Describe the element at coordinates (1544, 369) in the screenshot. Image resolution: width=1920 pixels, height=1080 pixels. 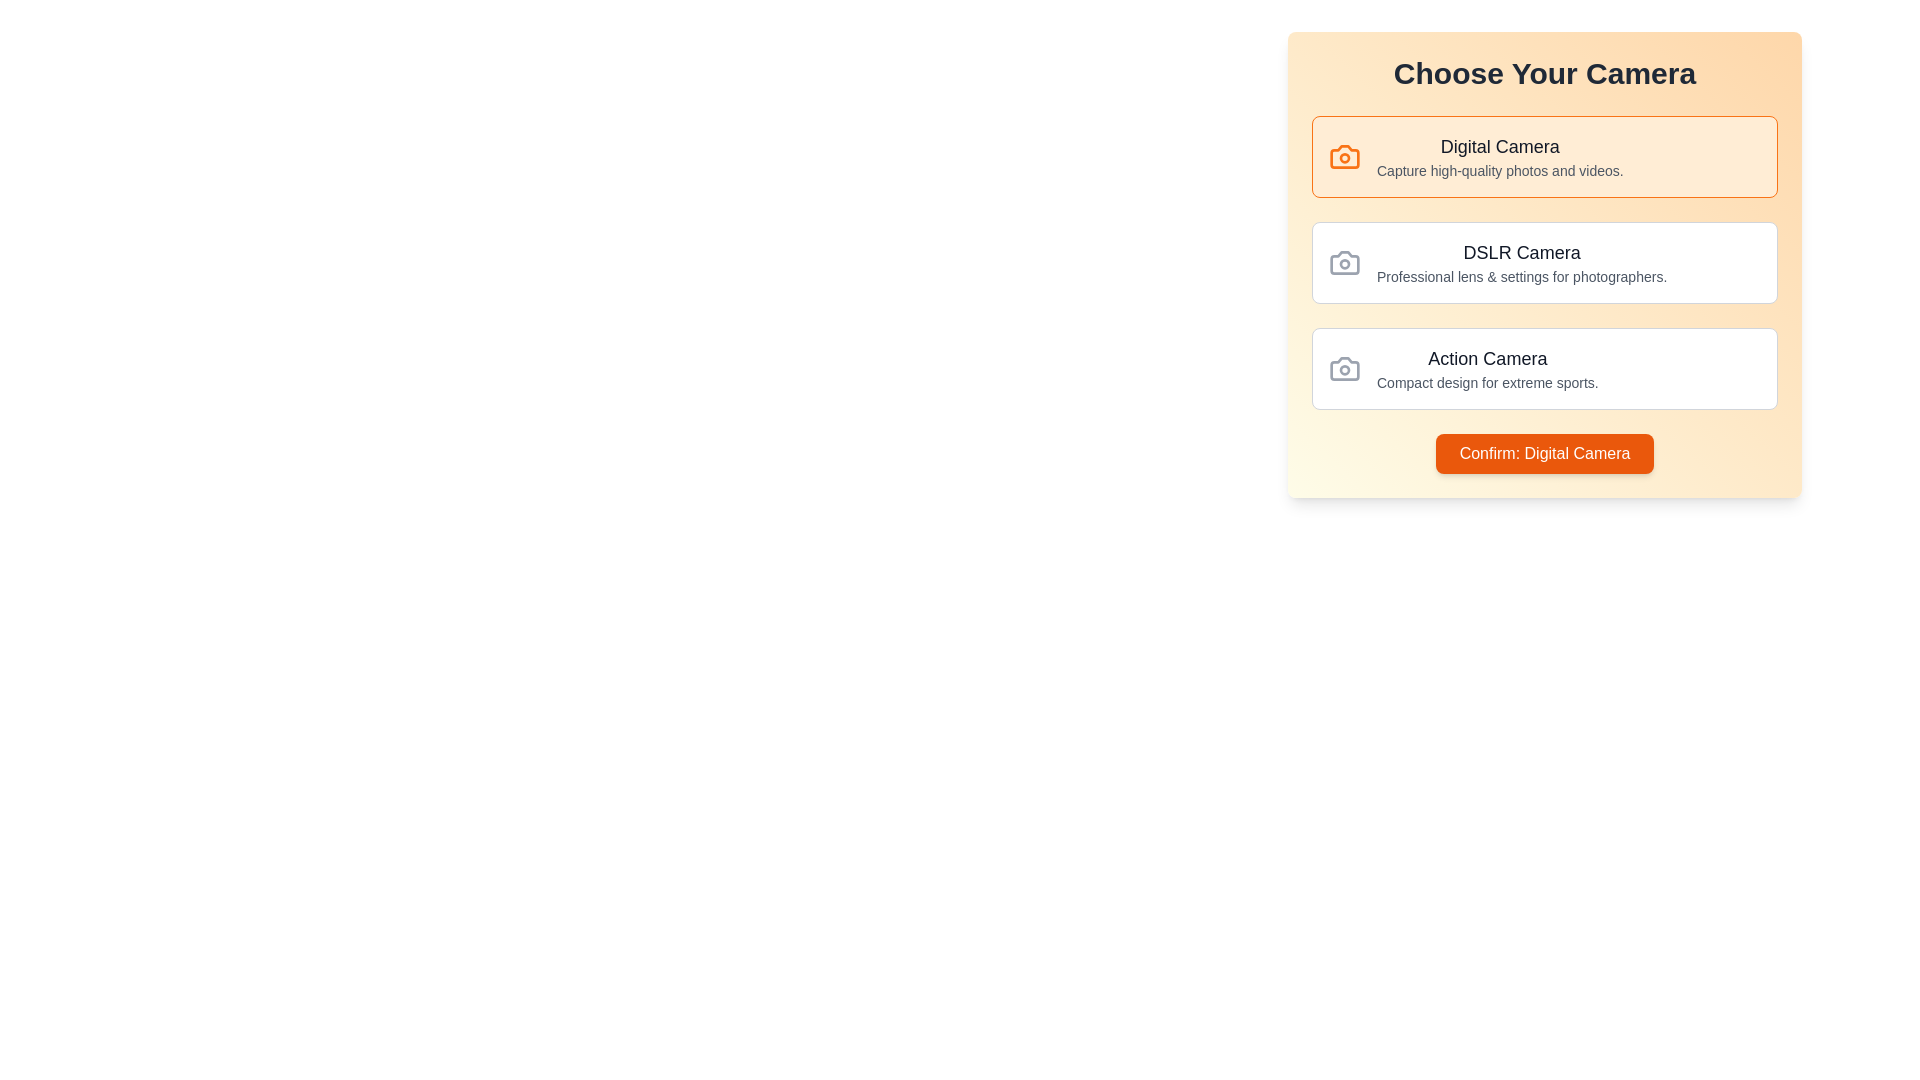
I see `to select the 'Action Camera' option, which is a rectangular button featuring the title 'Action Camera' in bold text and a description 'Compact design for extreme sports.'` at that location.